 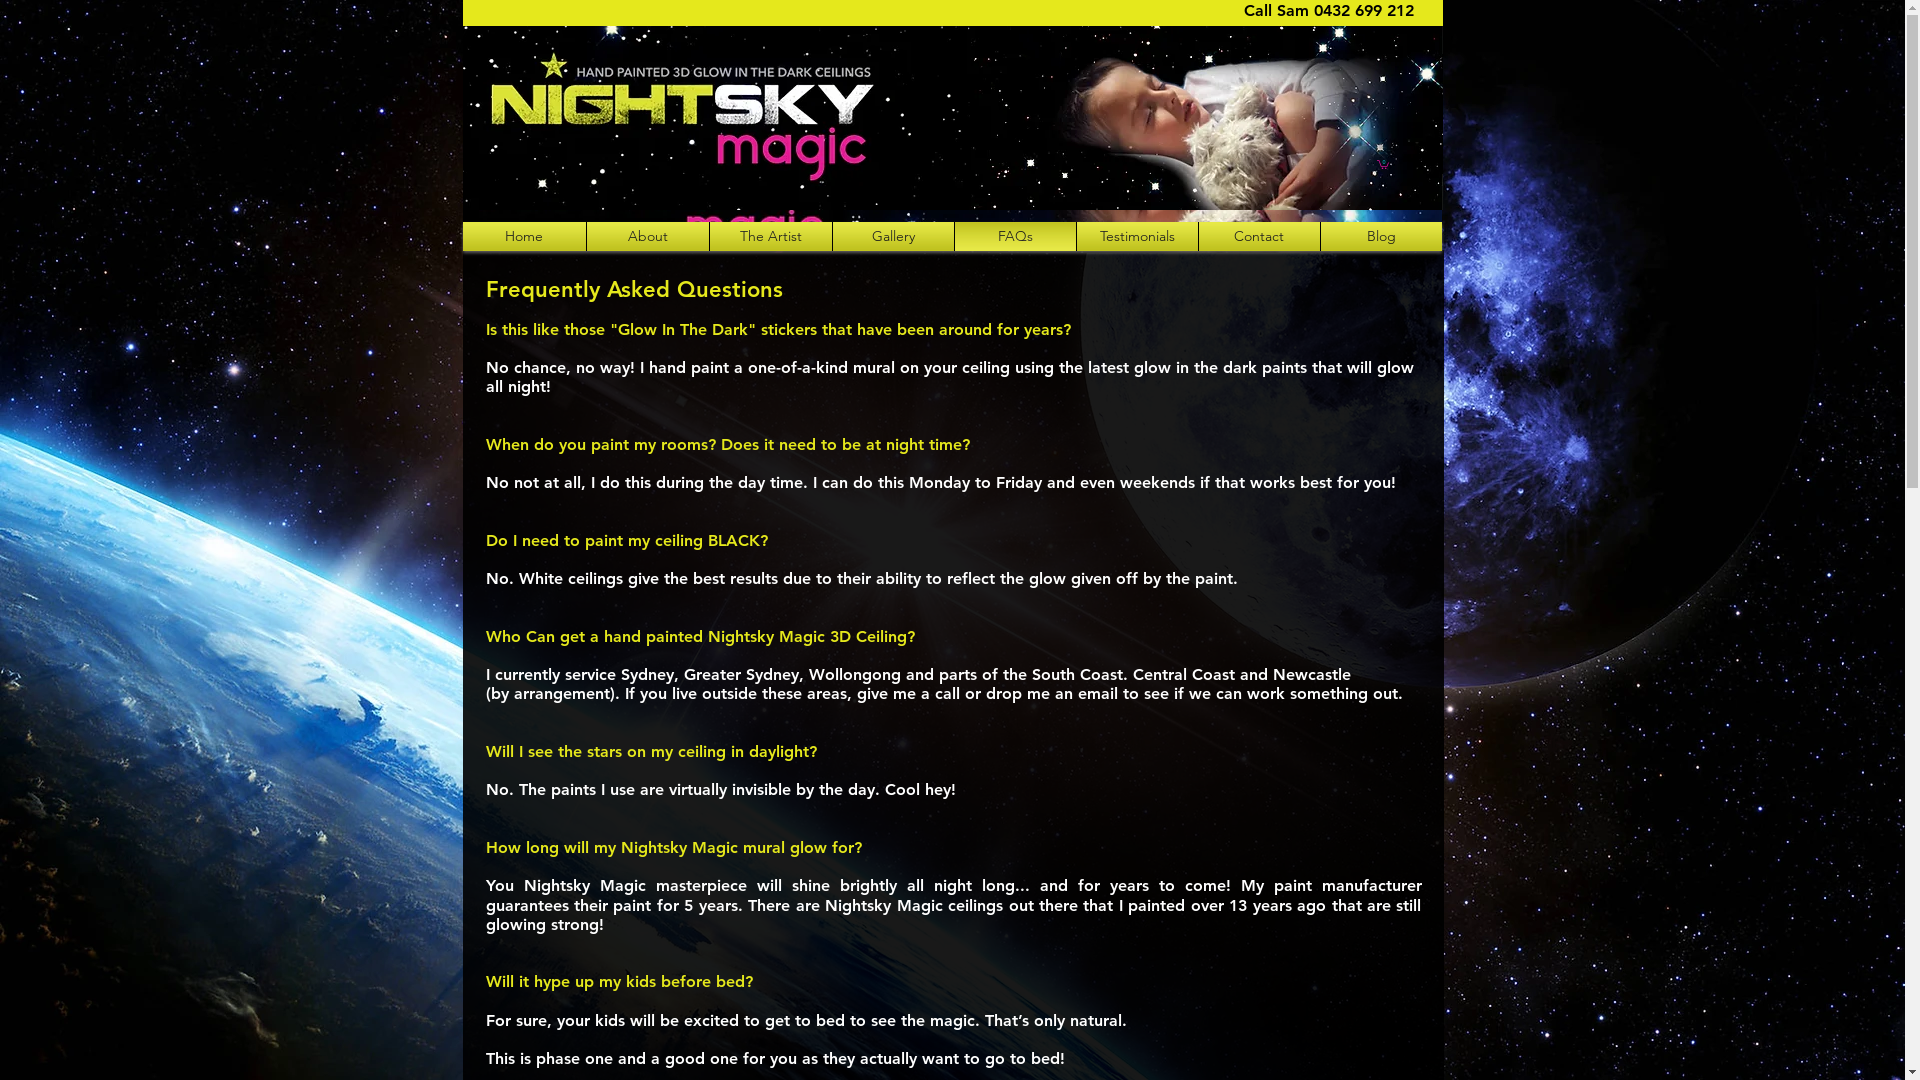 What do you see at coordinates (523, 235) in the screenshot?
I see `'Home'` at bounding box center [523, 235].